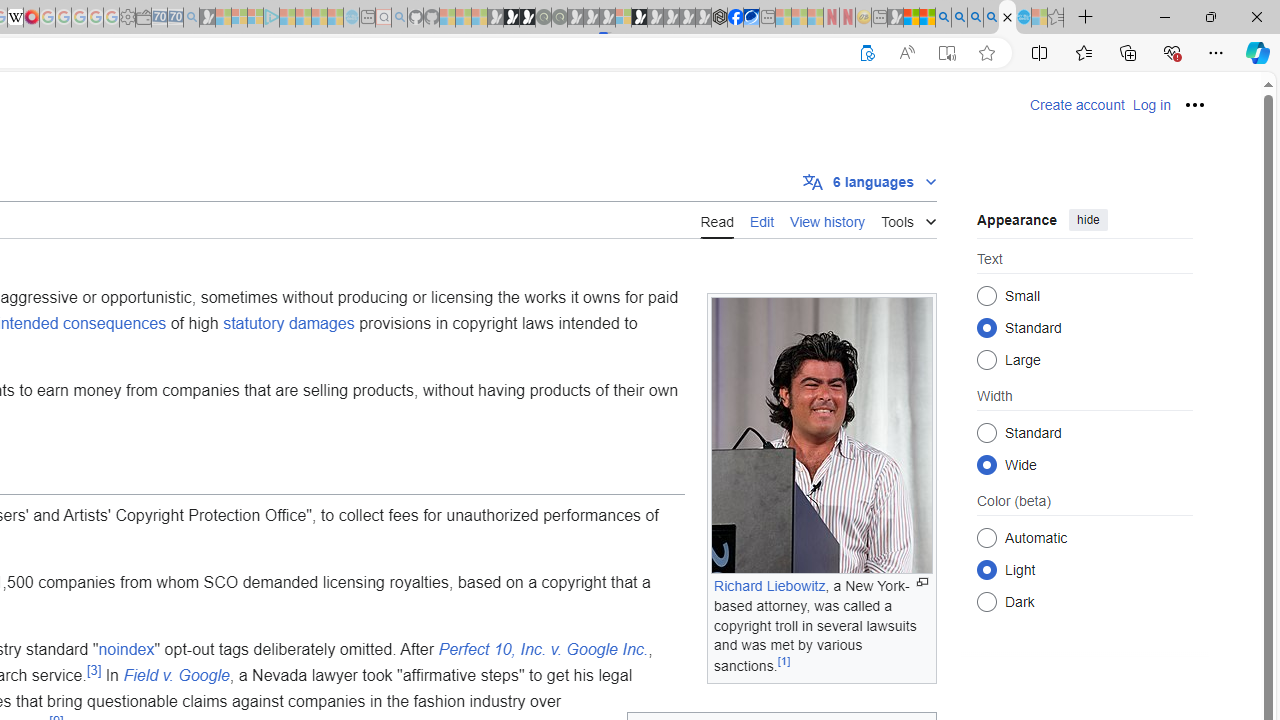  I want to click on 'Tools', so click(907, 218).